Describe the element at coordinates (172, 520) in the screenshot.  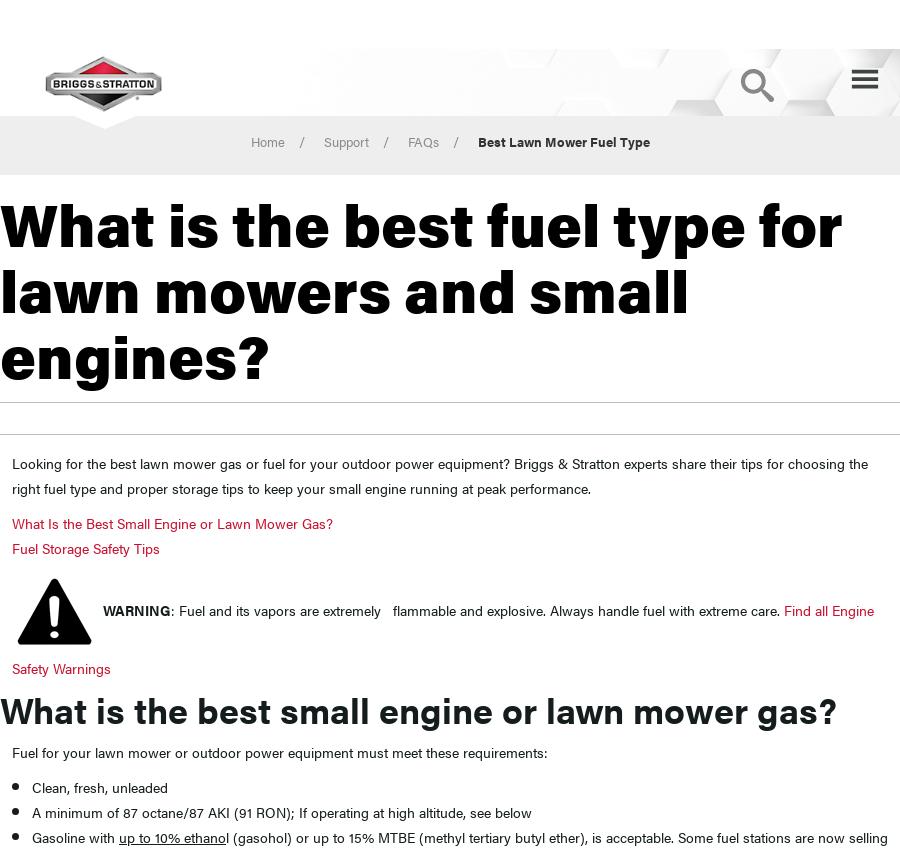
I see `'What Is the Best Small Engine or Lawn Mower Gas?'` at that location.